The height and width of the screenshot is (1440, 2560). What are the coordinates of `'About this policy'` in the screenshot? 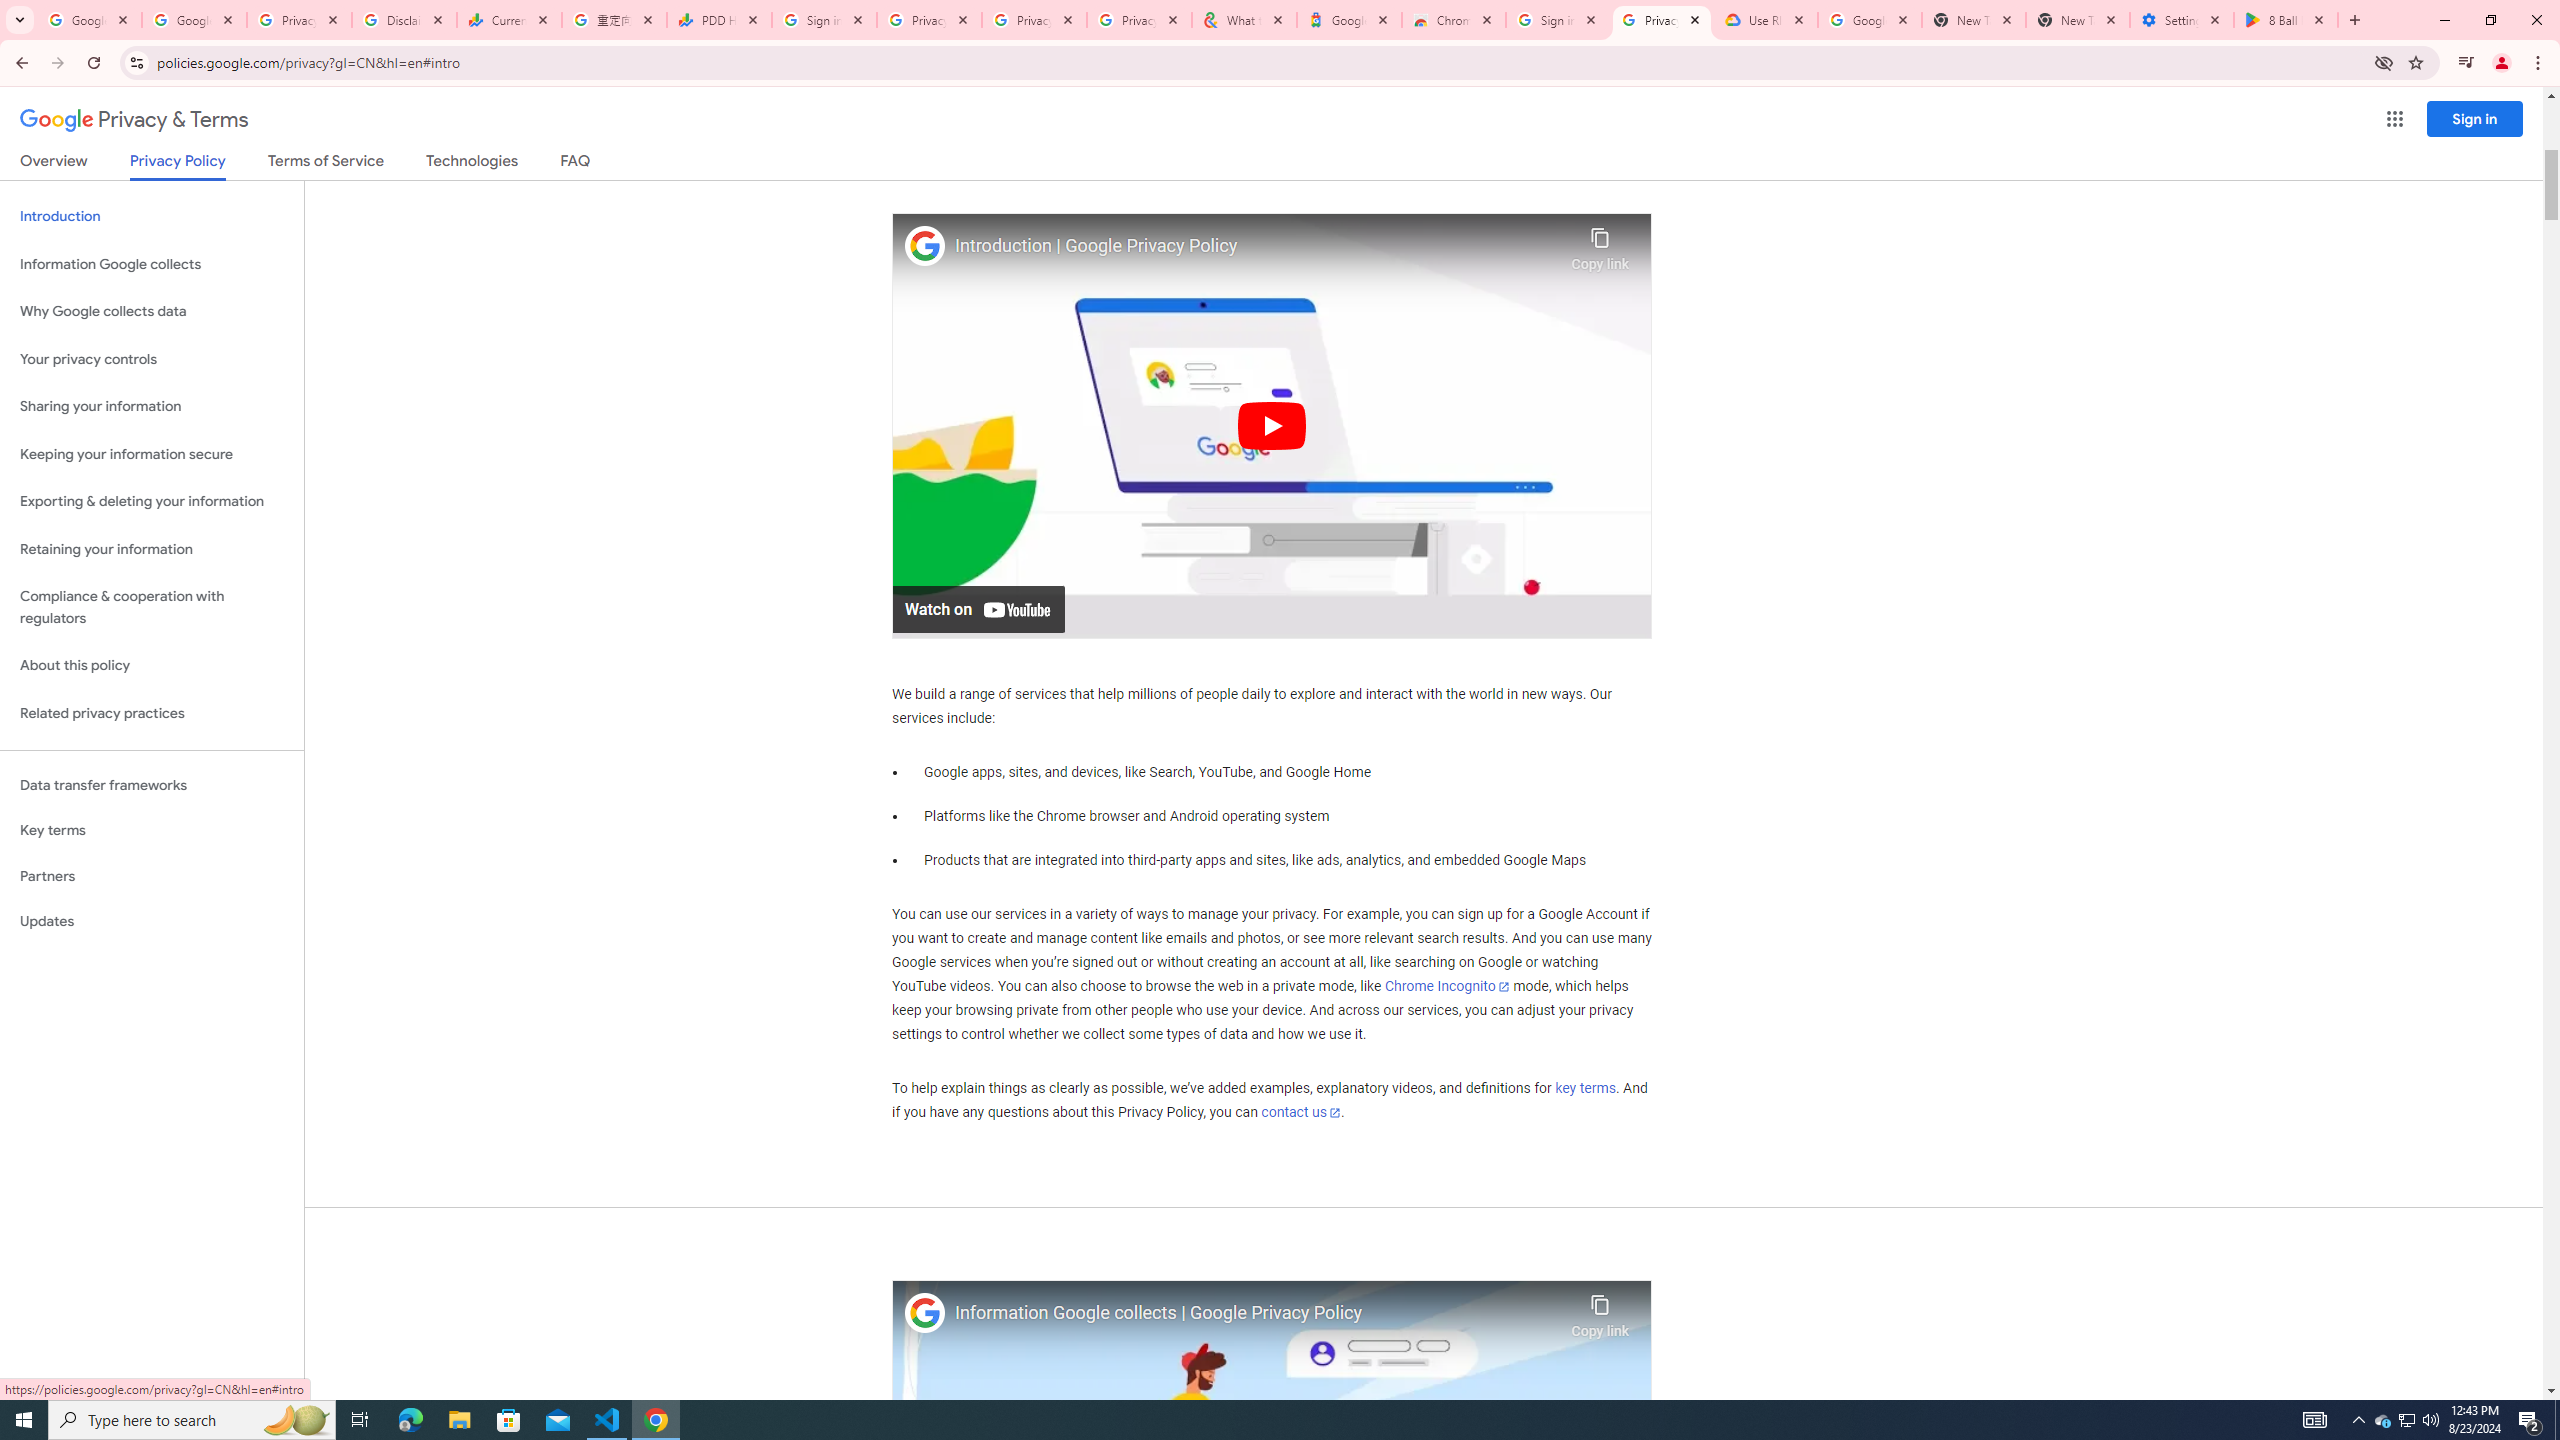 It's located at (151, 666).